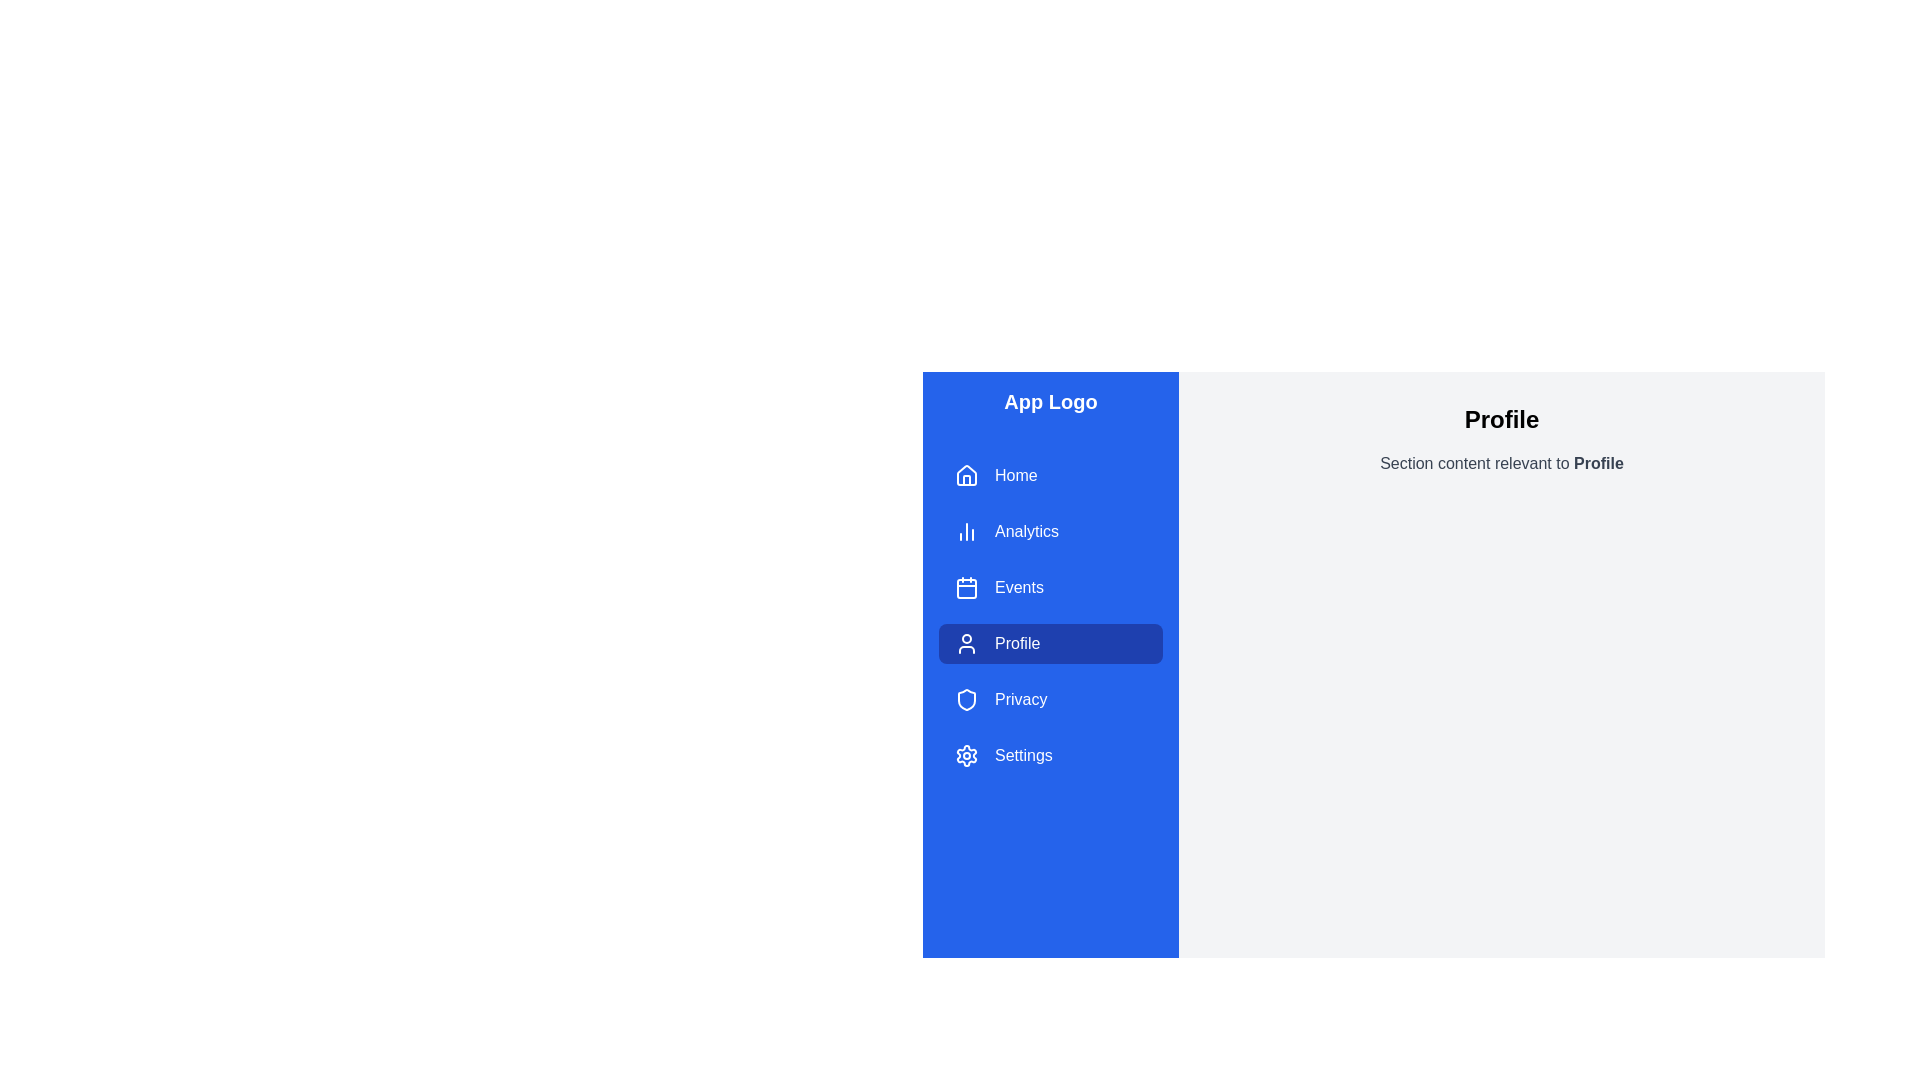 The width and height of the screenshot is (1920, 1080). I want to click on the 'Analytics' text label within the second button in the sidebar for navigation, so click(1027, 531).